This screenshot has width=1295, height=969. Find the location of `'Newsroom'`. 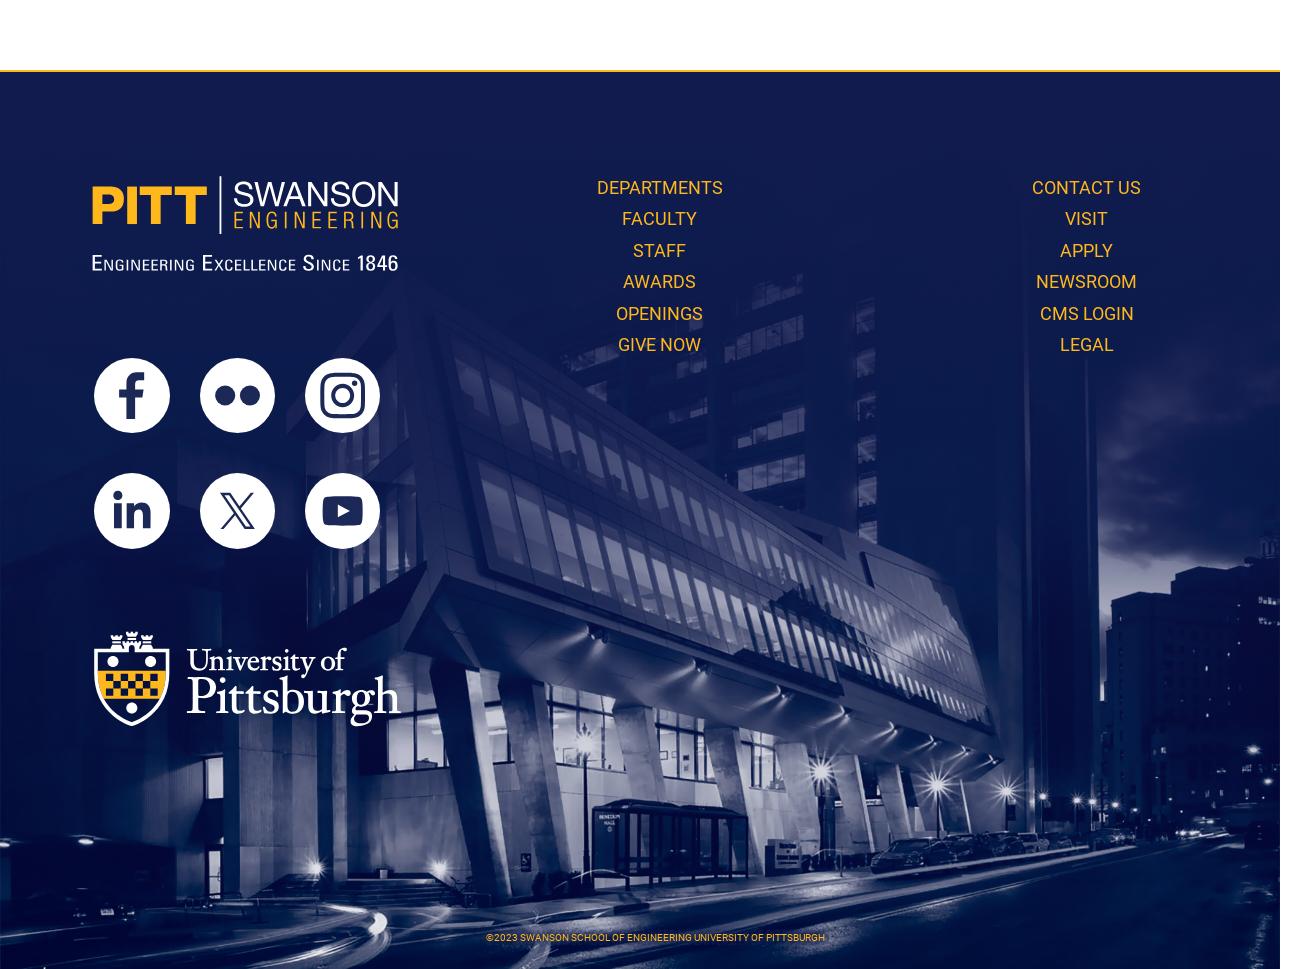

'Newsroom' is located at coordinates (1086, 281).